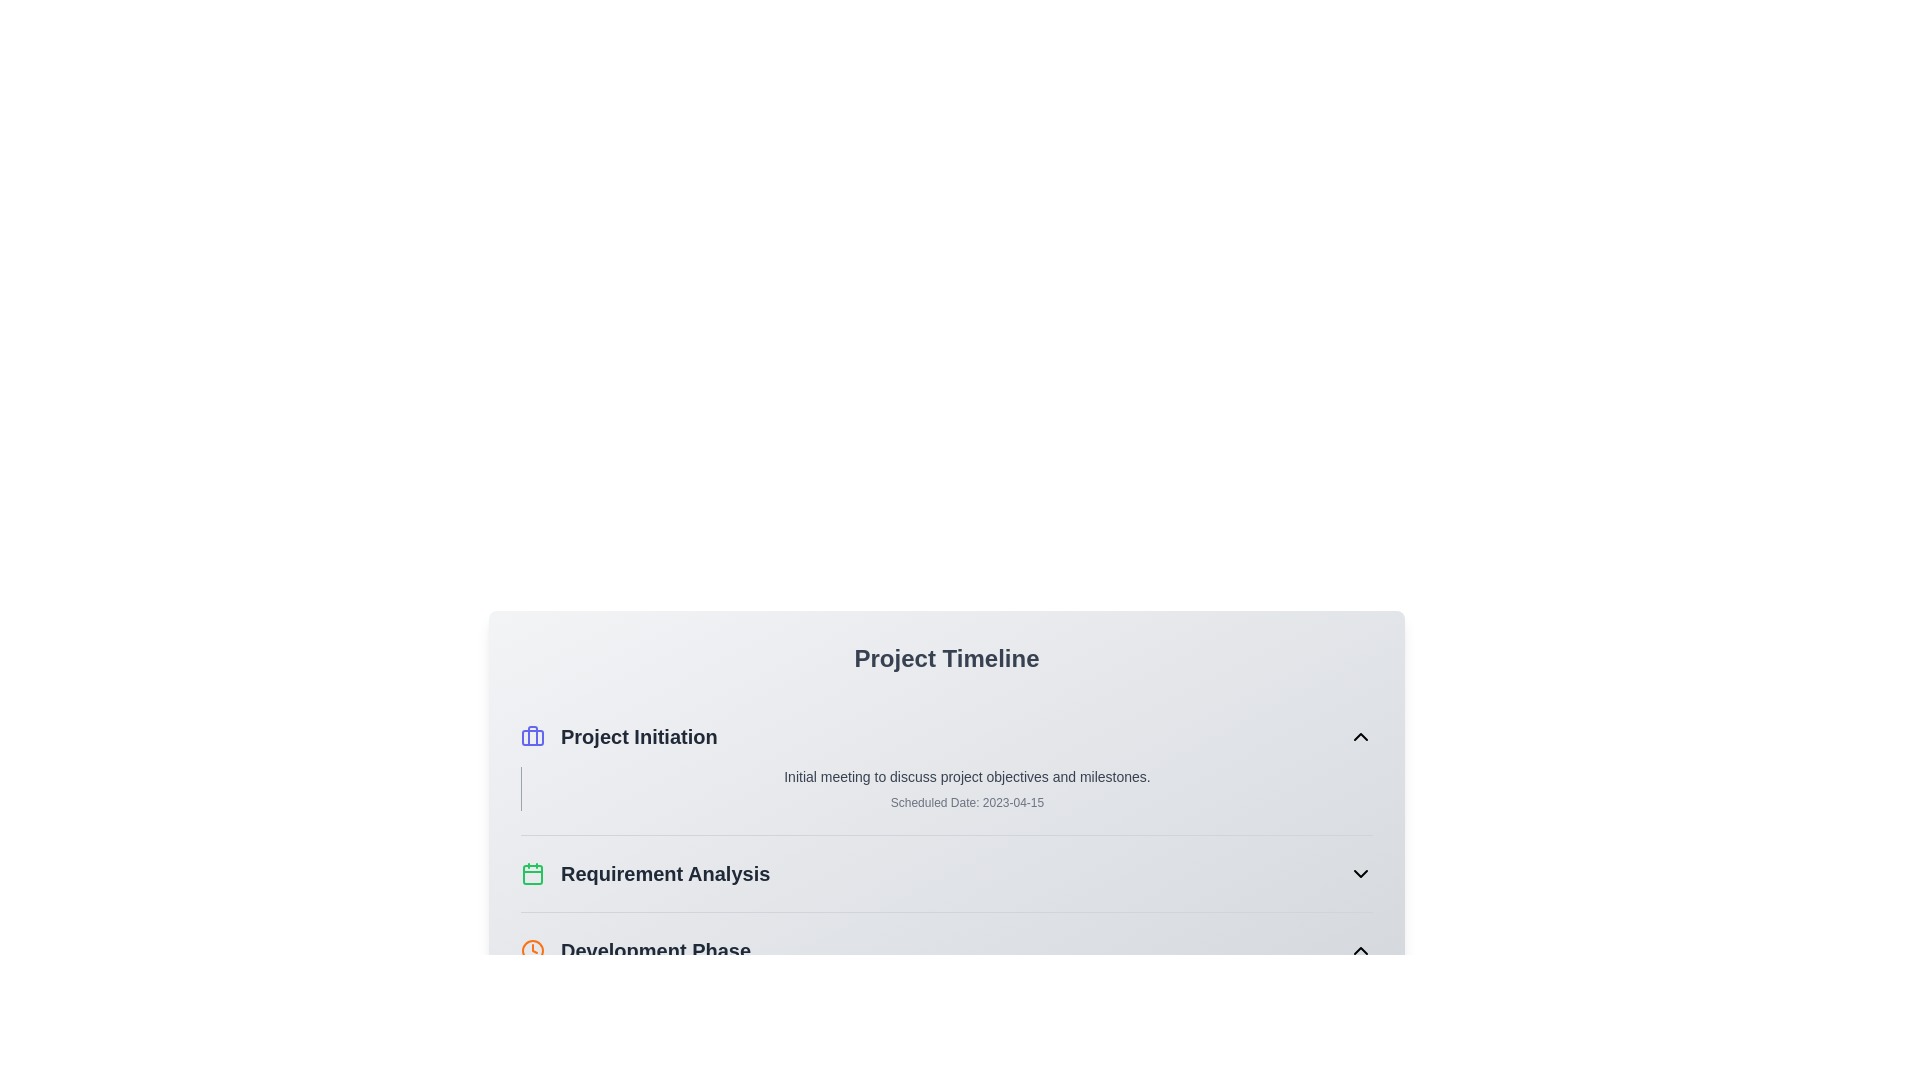 This screenshot has width=1920, height=1080. Describe the element at coordinates (945, 788) in the screenshot. I see `the Text Block element located under the 'Project Initiation' header, which contains a meeting description and a scheduled date` at that location.